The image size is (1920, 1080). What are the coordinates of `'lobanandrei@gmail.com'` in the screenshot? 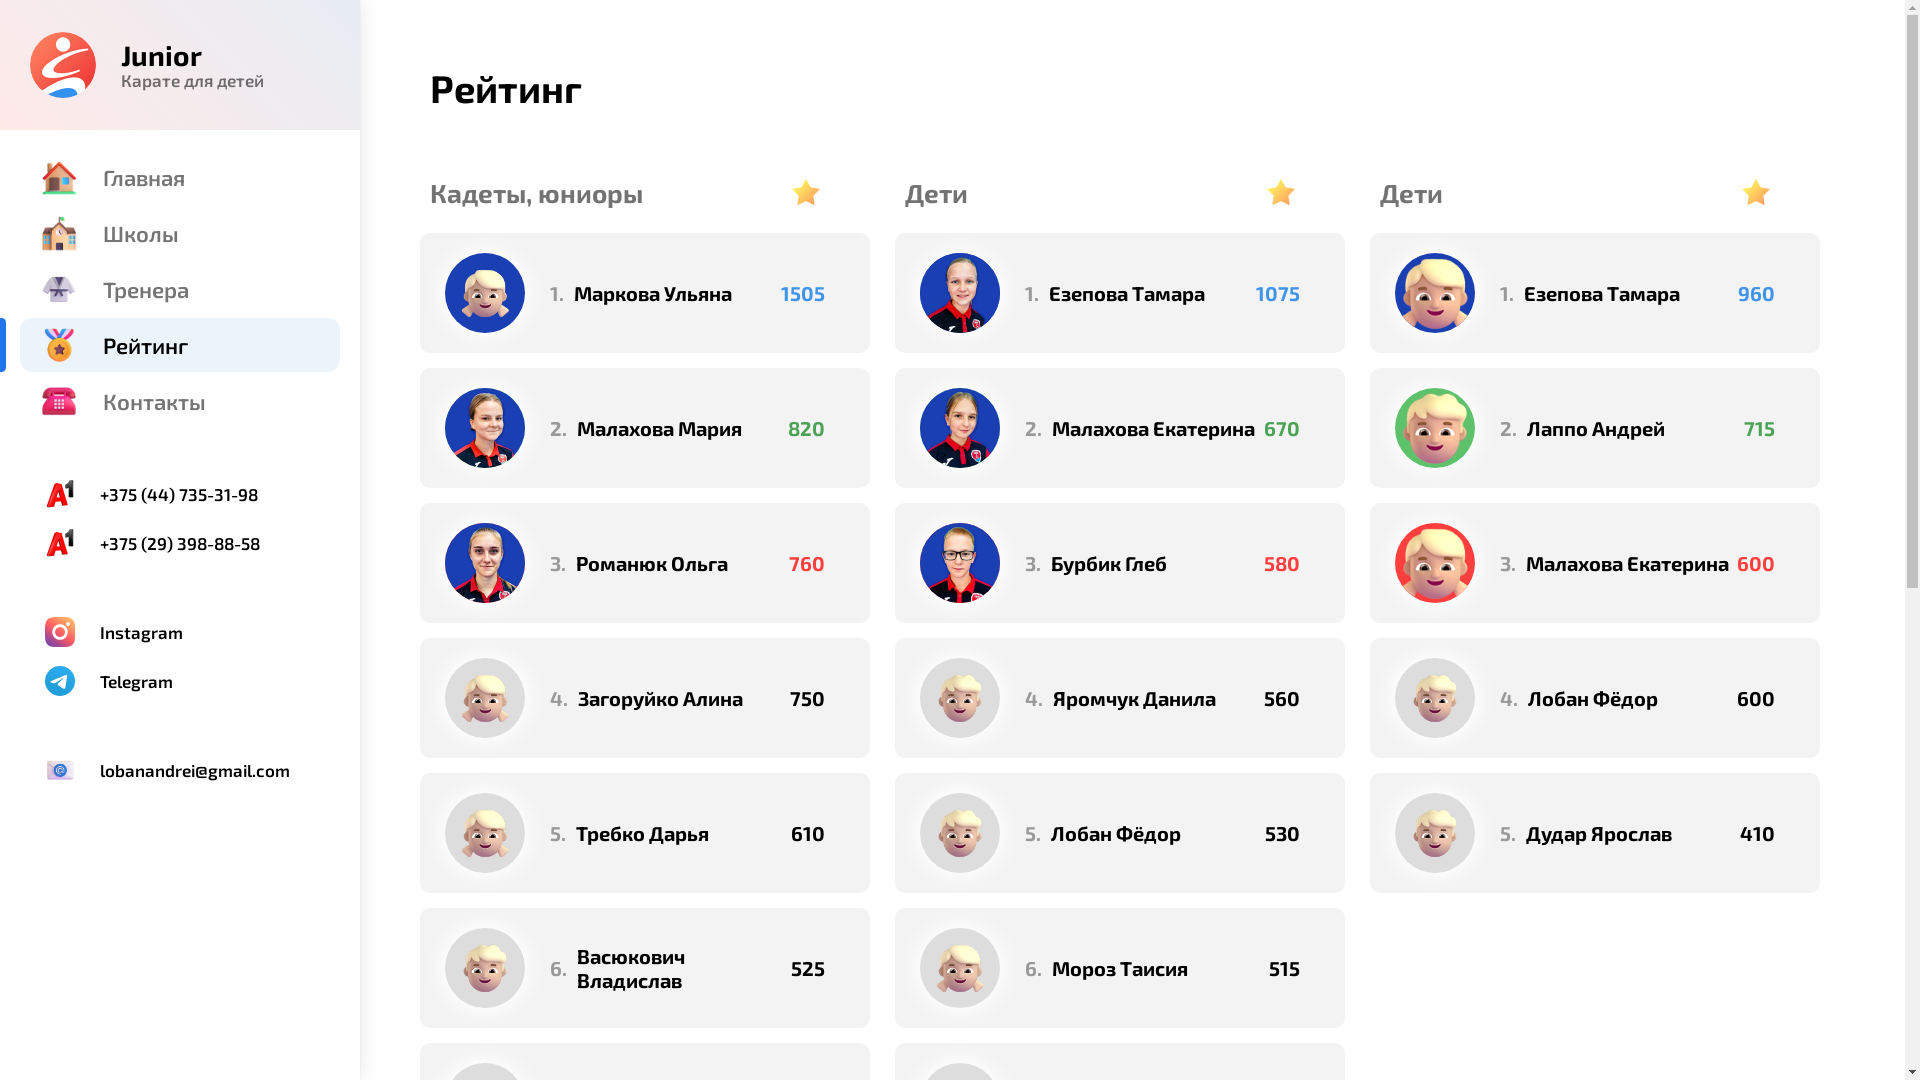 It's located at (180, 769).